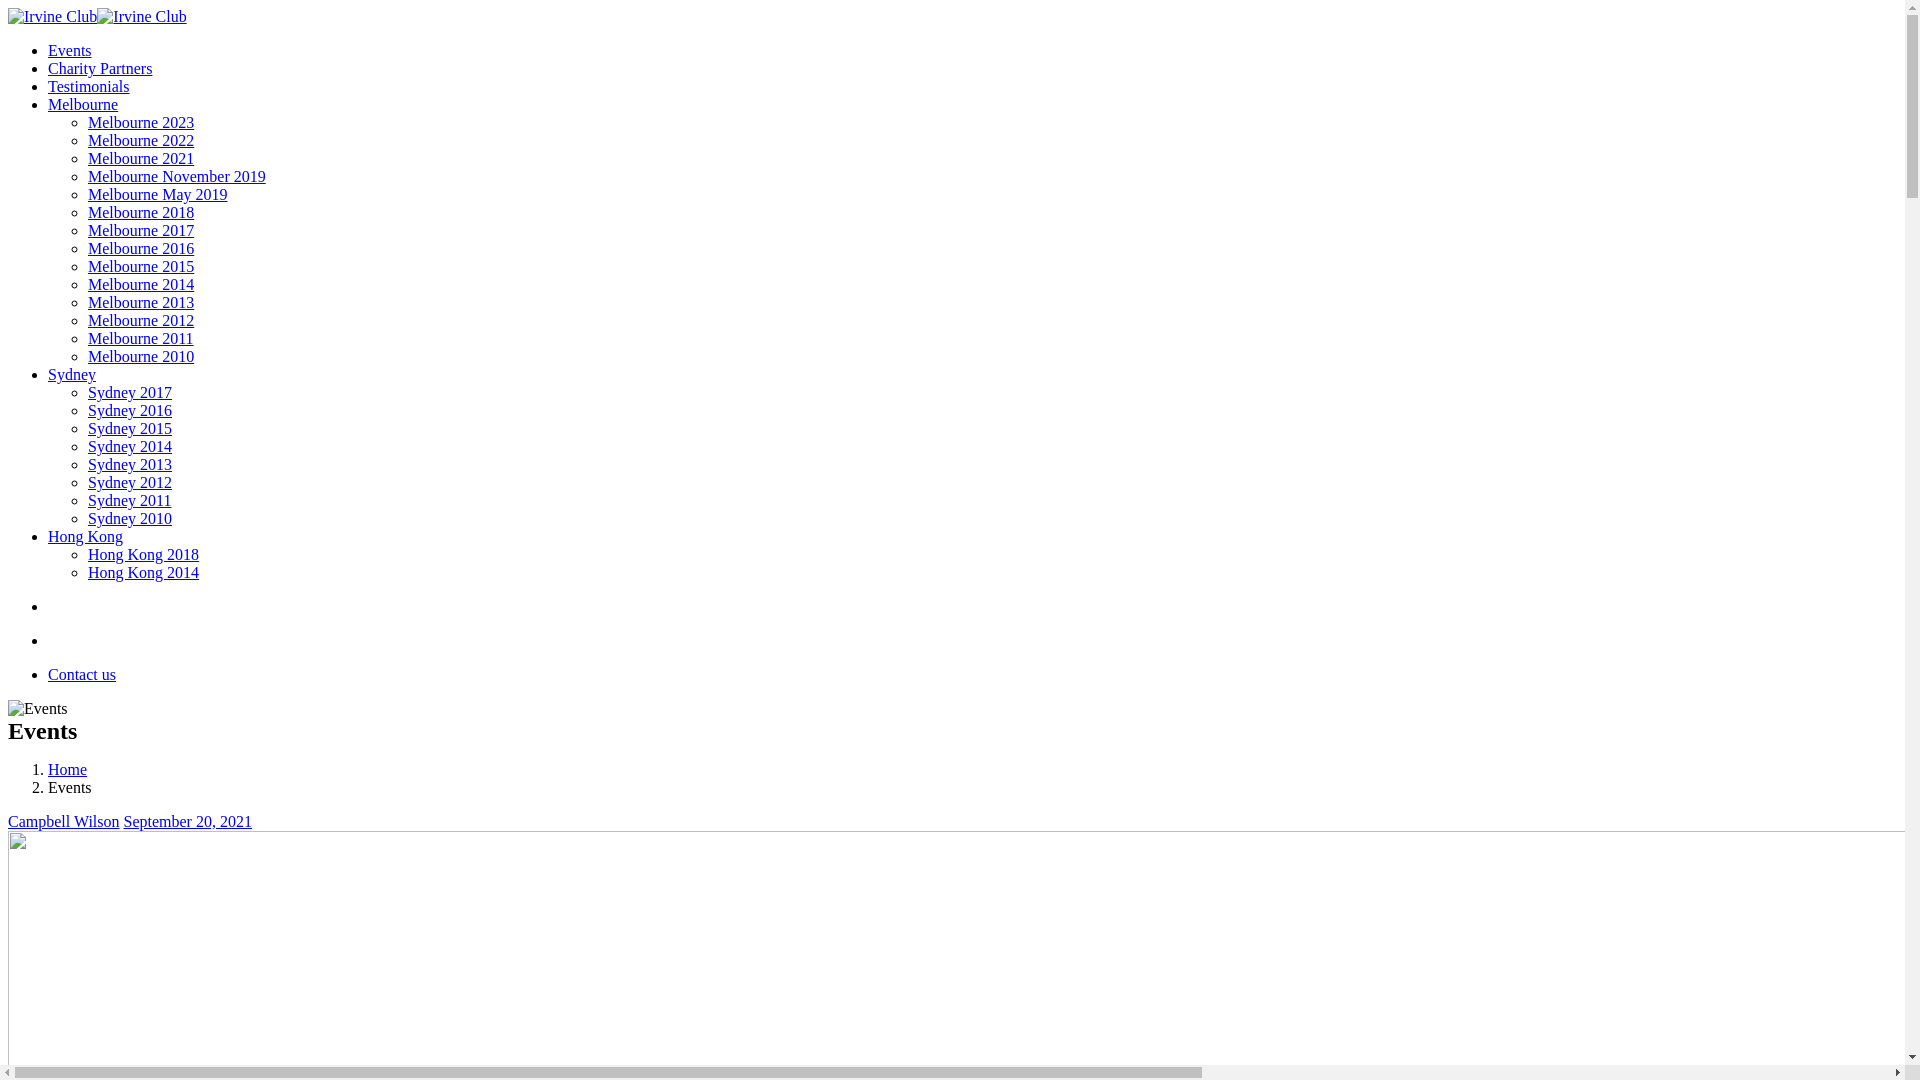 This screenshot has width=1920, height=1080. I want to click on 'Melbourne 2015', so click(139, 265).